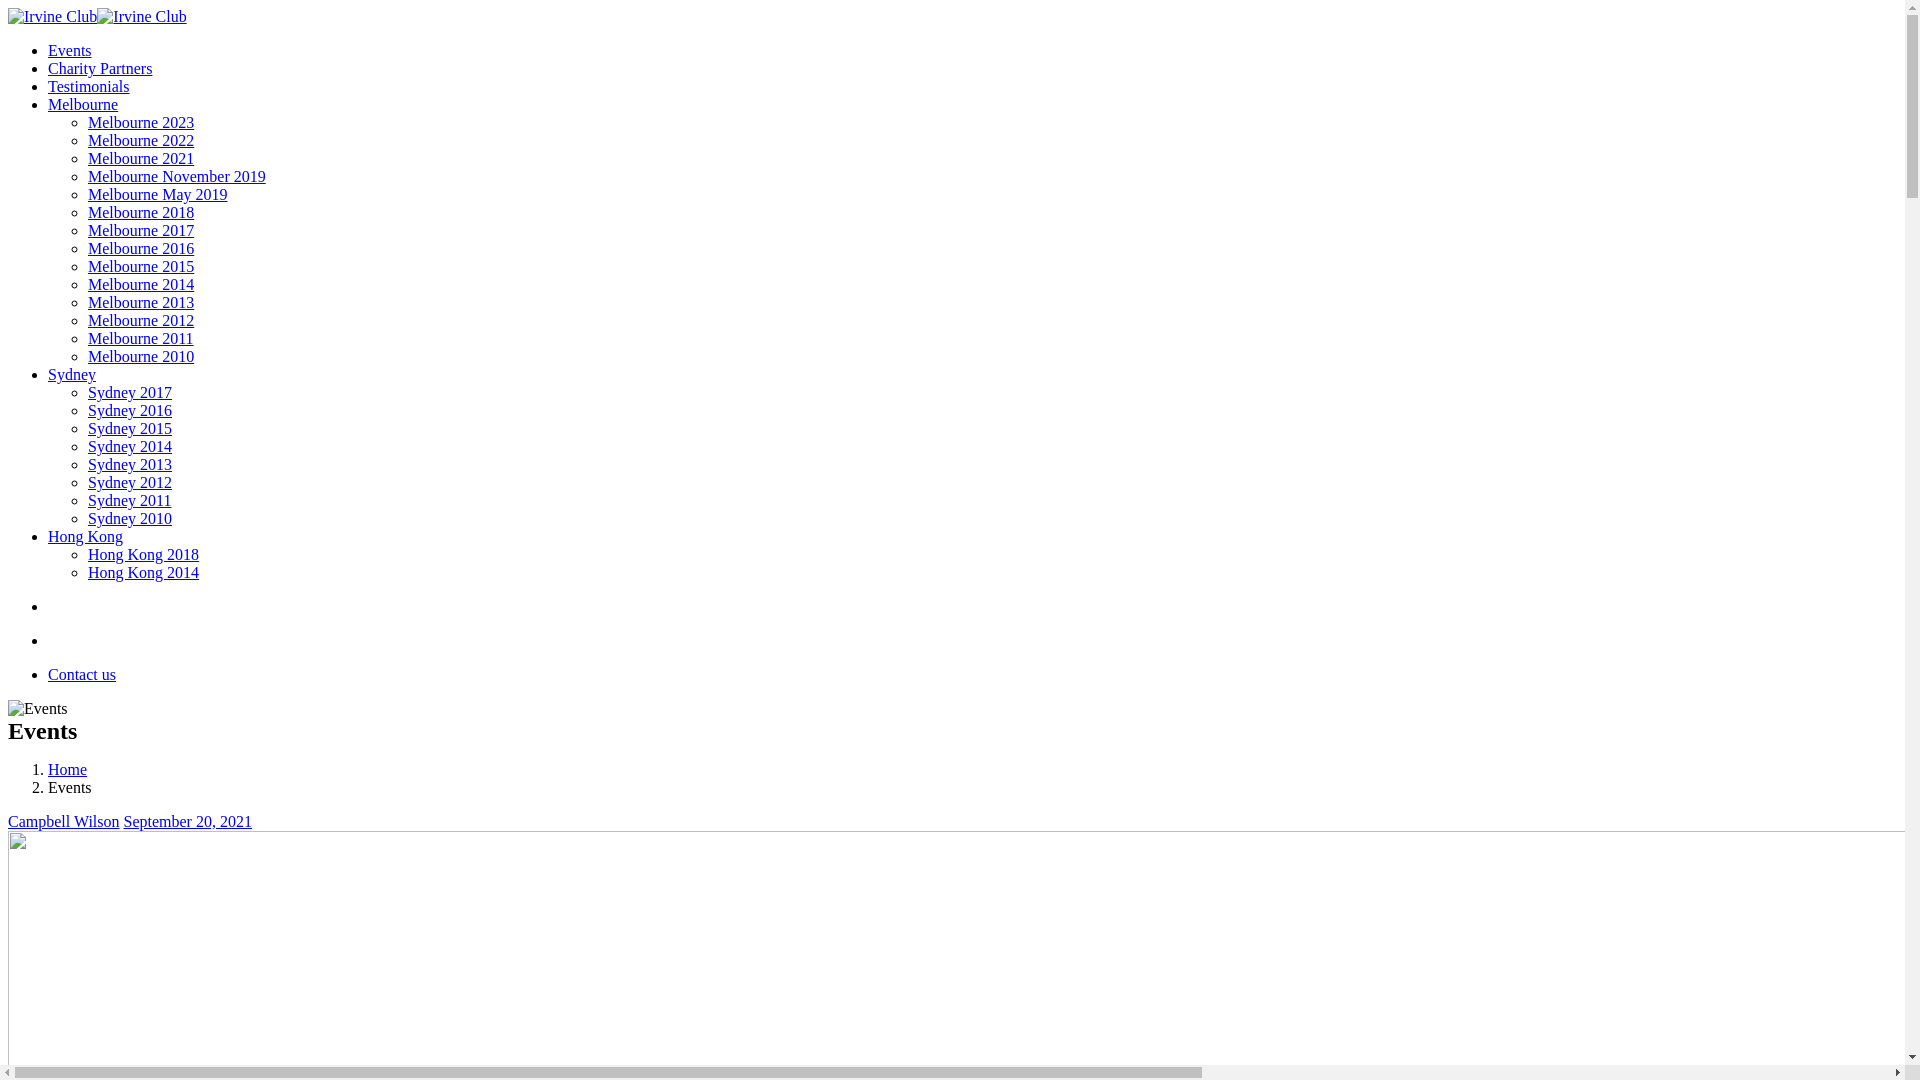 This screenshot has width=1920, height=1080. I want to click on 'Melbourne 2015', so click(139, 265).